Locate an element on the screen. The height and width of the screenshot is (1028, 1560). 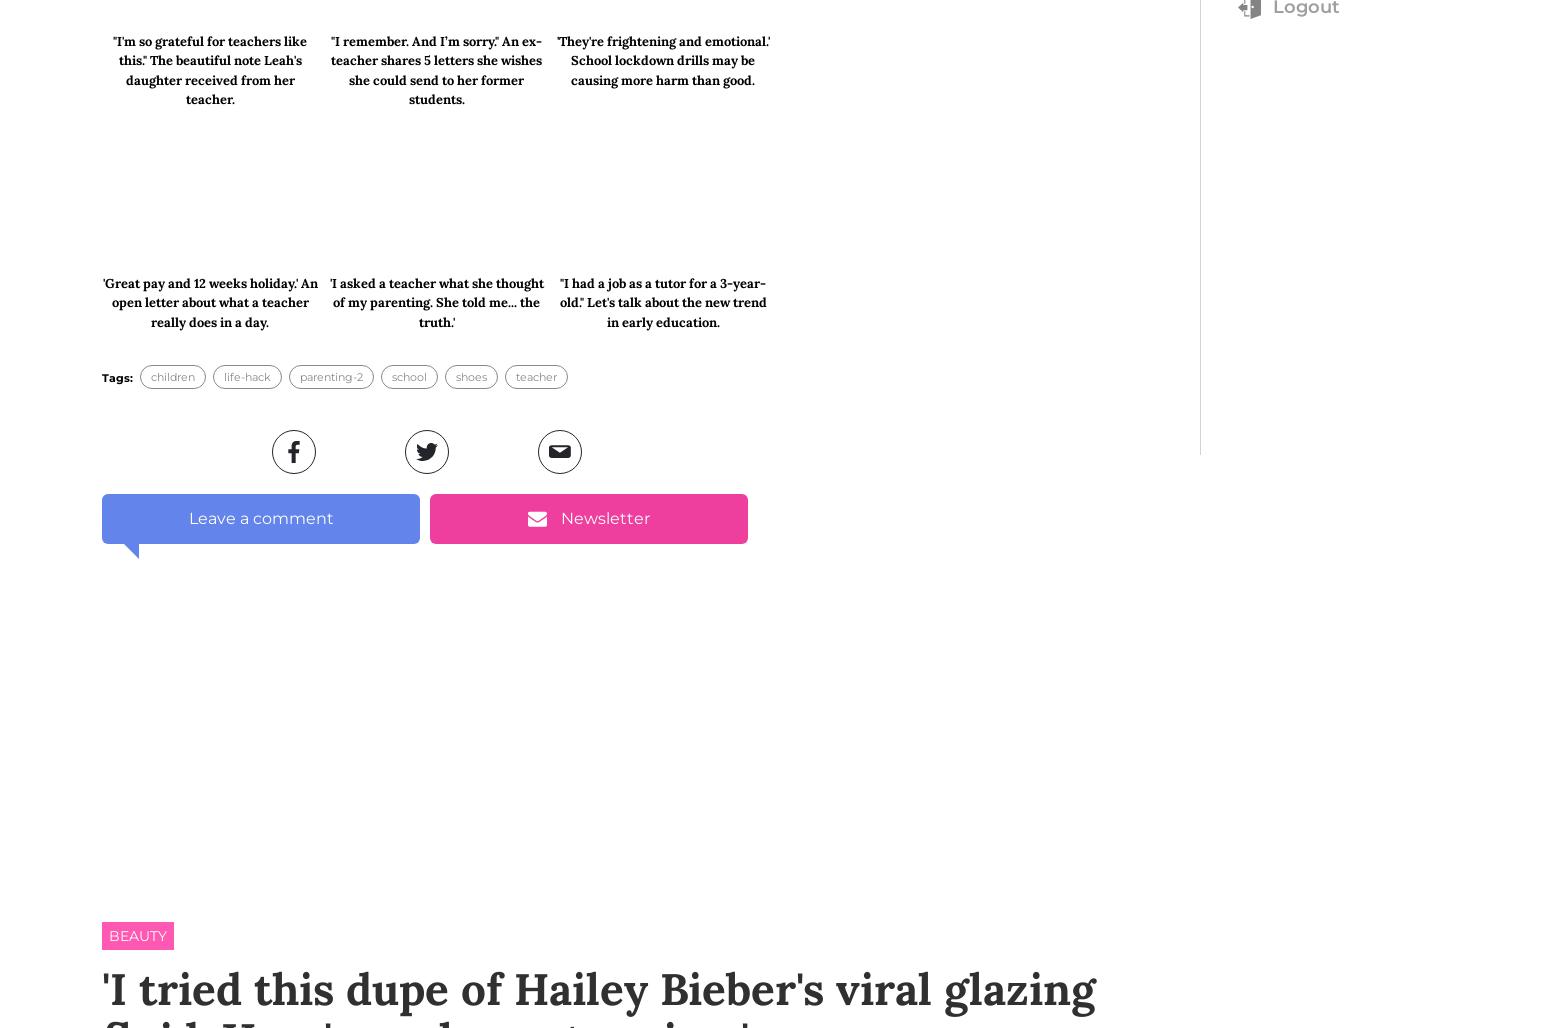
'esmi Skin Minerals' is located at coordinates (332, 674).